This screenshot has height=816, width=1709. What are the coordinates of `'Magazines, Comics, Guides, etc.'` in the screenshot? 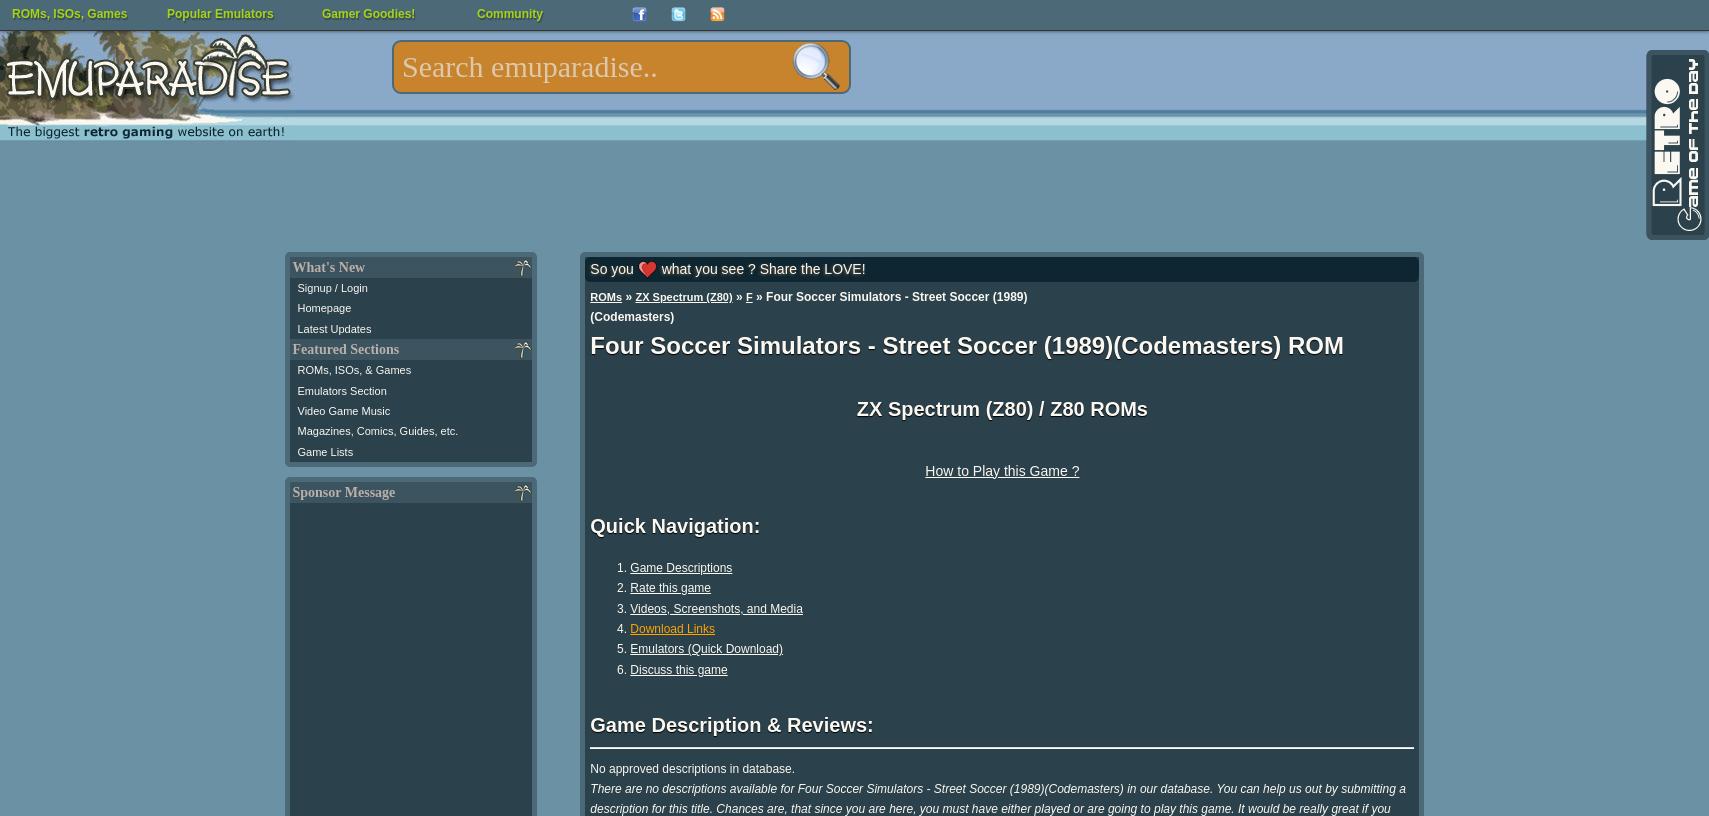 It's located at (376, 430).